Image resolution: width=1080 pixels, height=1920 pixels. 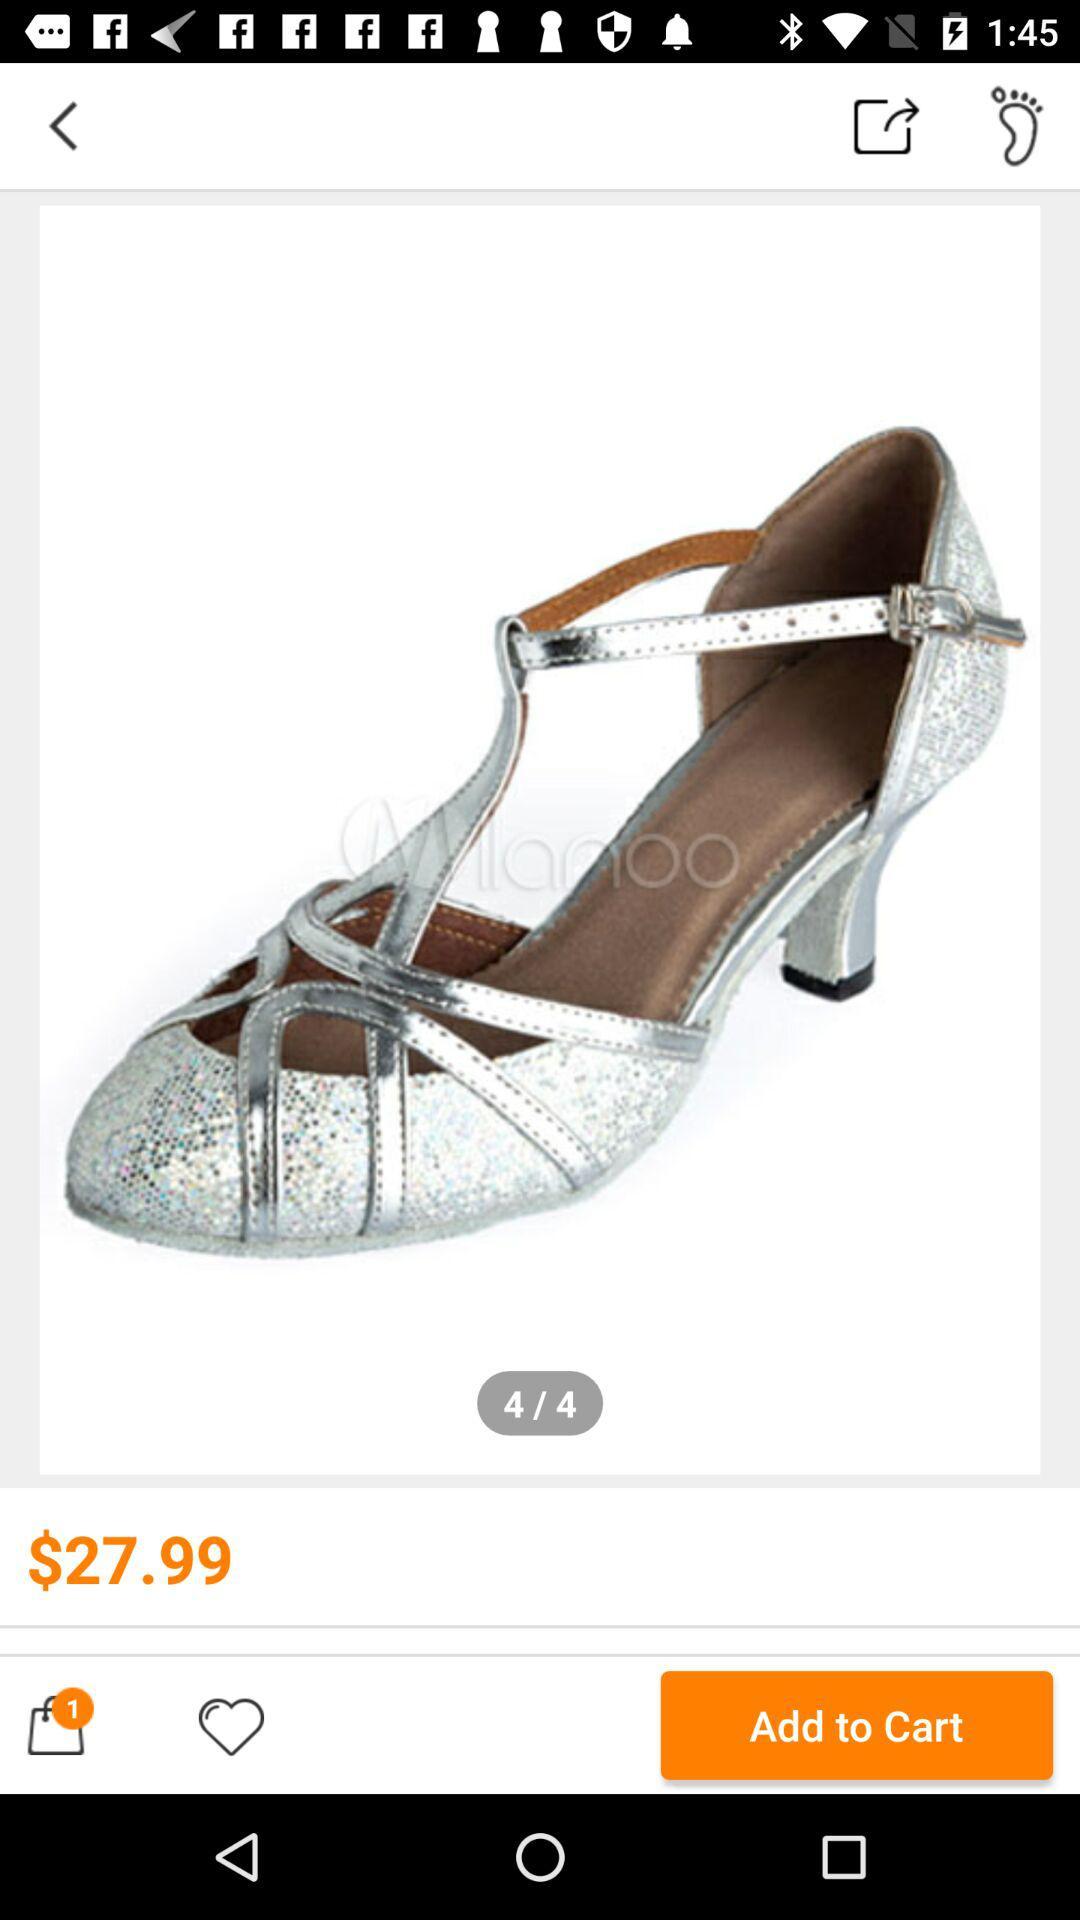 I want to click on as favorite, so click(x=230, y=1724).